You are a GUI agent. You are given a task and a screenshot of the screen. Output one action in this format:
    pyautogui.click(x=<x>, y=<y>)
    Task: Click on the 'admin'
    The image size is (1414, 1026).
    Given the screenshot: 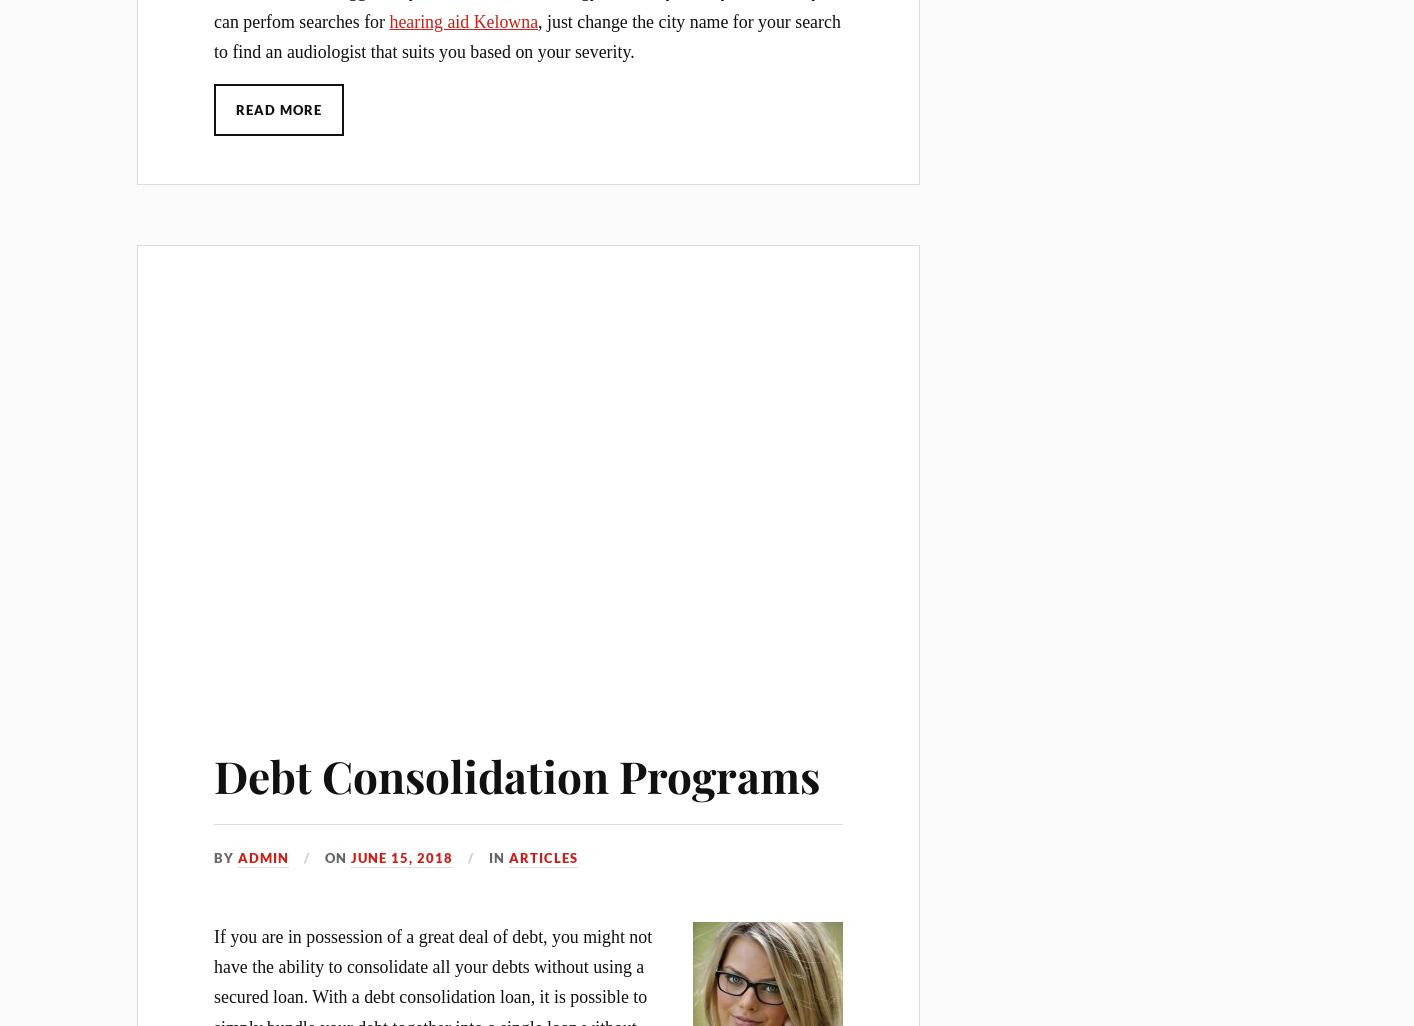 What is the action you would take?
    pyautogui.click(x=263, y=858)
    